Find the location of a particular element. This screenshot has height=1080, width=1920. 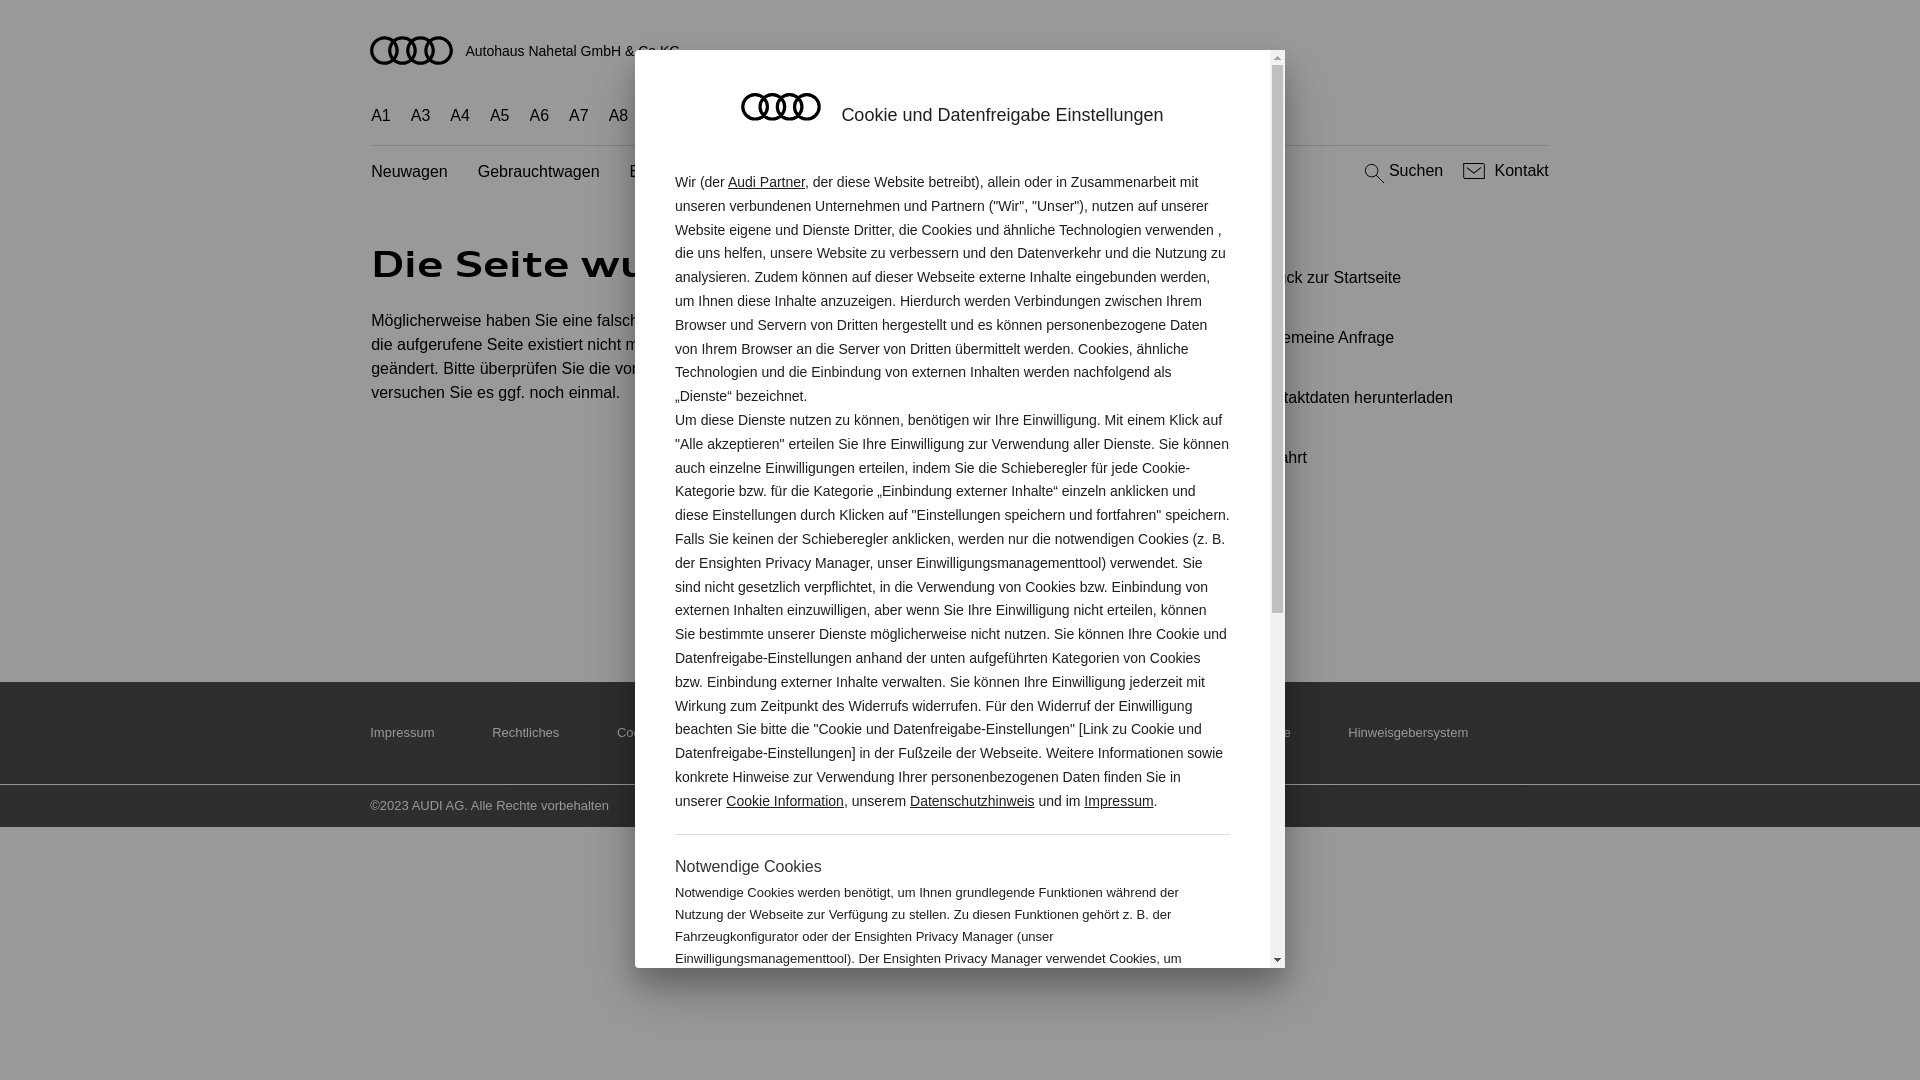

'Hinweisgebersystem' is located at coordinates (1406, 732).